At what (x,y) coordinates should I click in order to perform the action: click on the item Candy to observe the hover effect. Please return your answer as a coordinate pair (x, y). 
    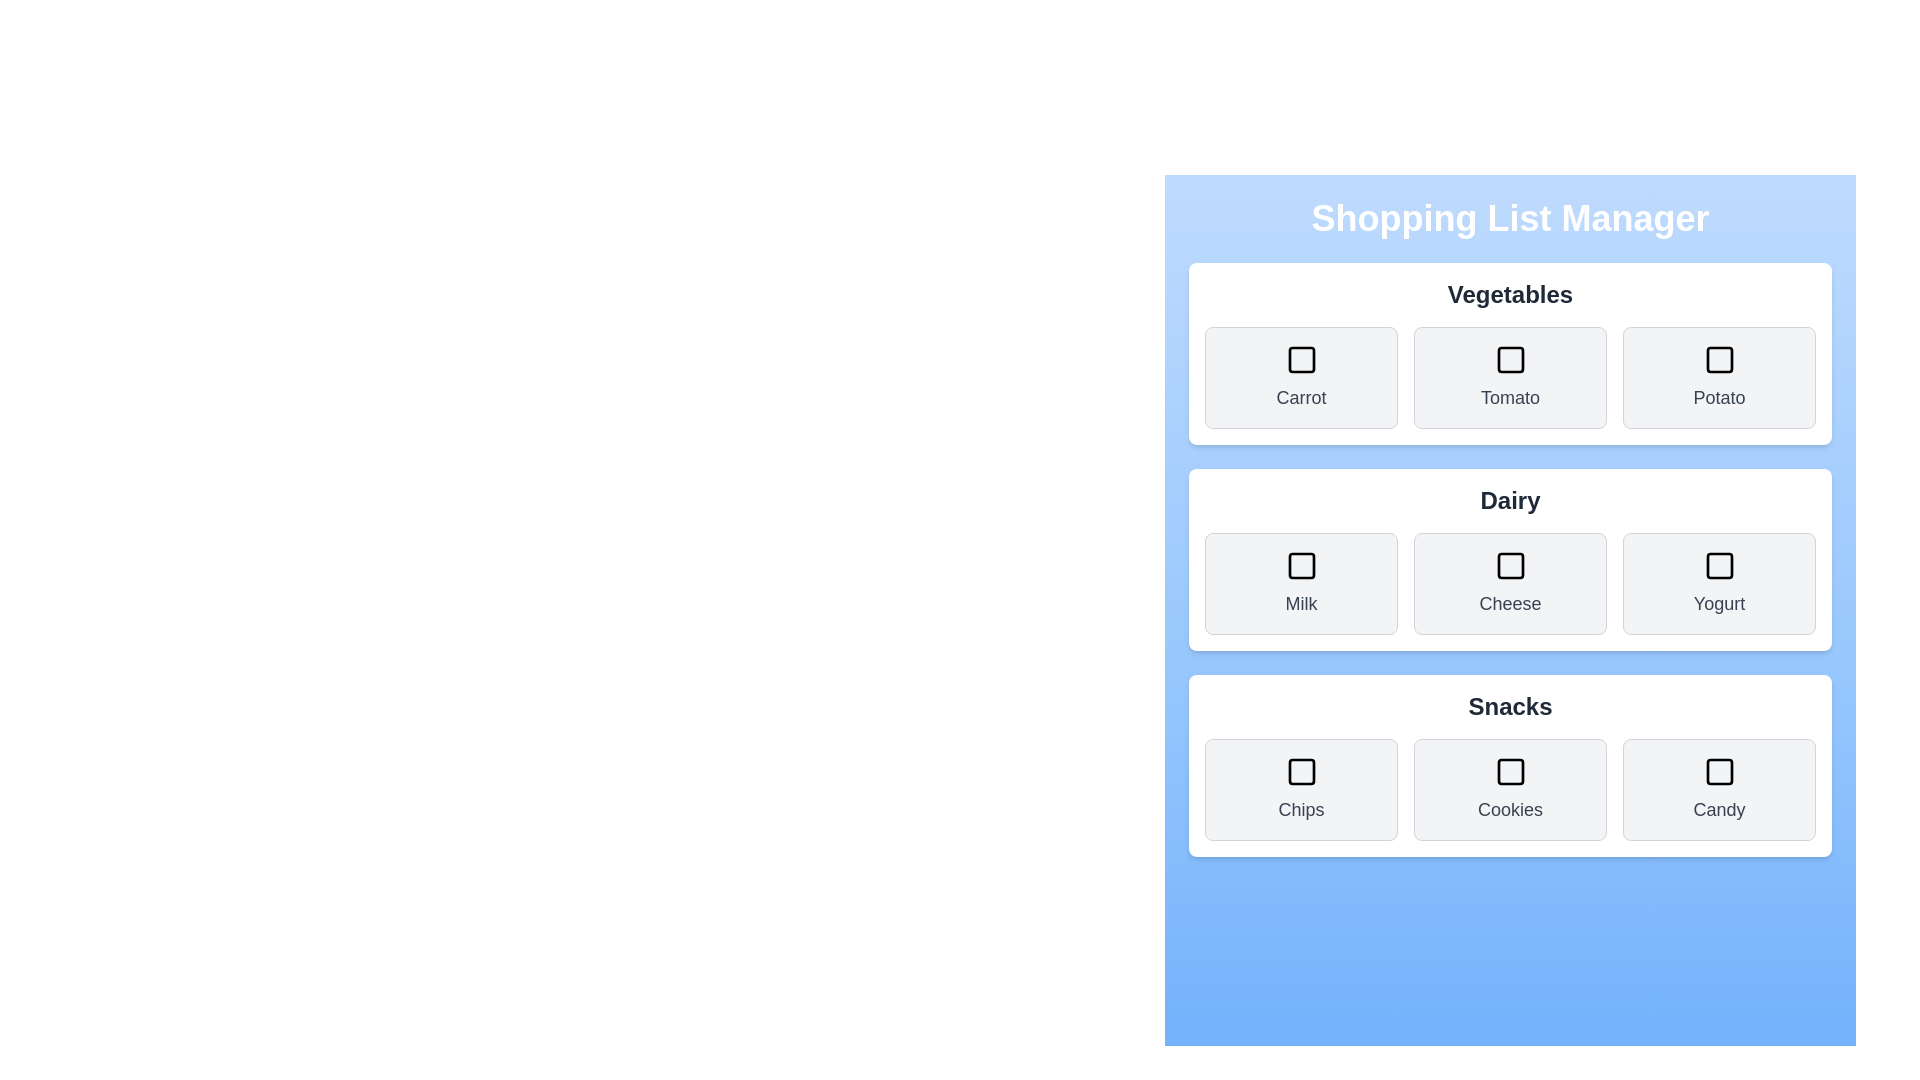
    Looking at the image, I should click on (1718, 789).